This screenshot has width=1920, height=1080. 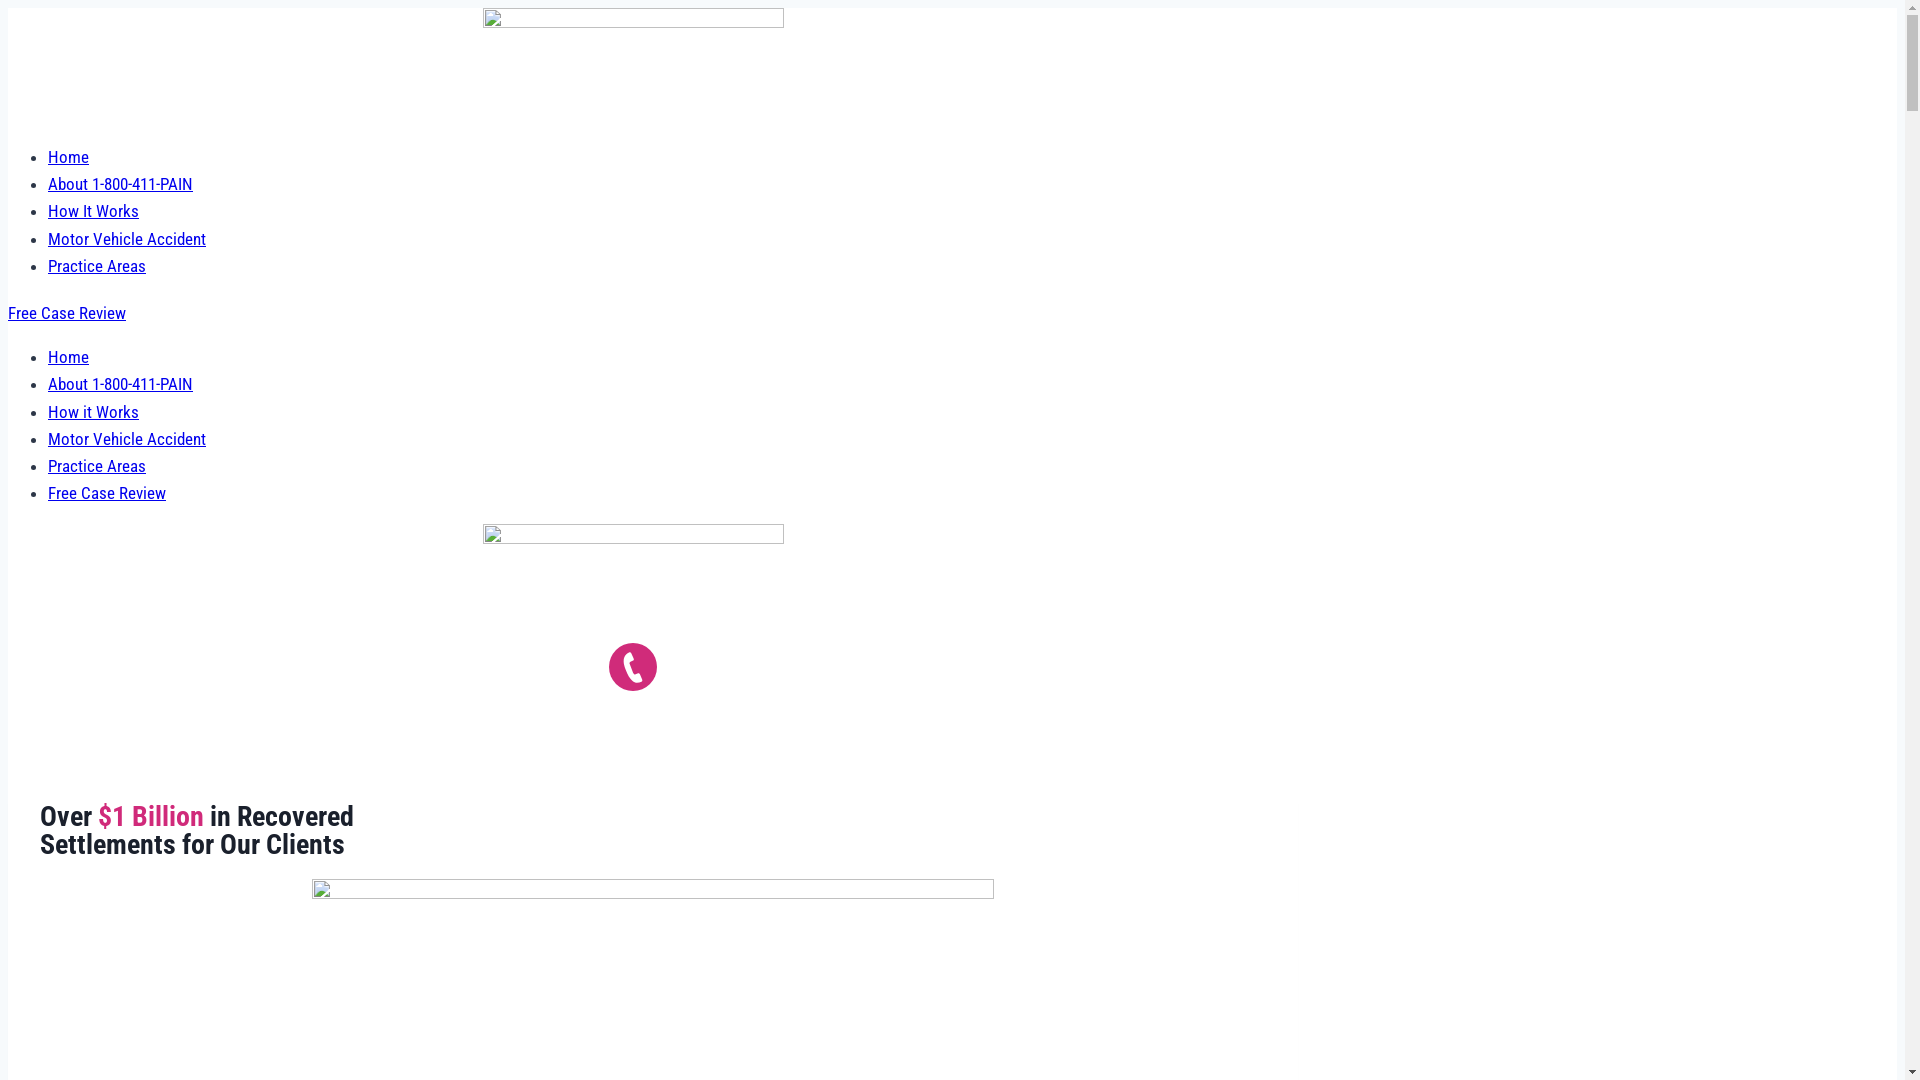 What do you see at coordinates (92, 211) in the screenshot?
I see `'How It Works'` at bounding box center [92, 211].